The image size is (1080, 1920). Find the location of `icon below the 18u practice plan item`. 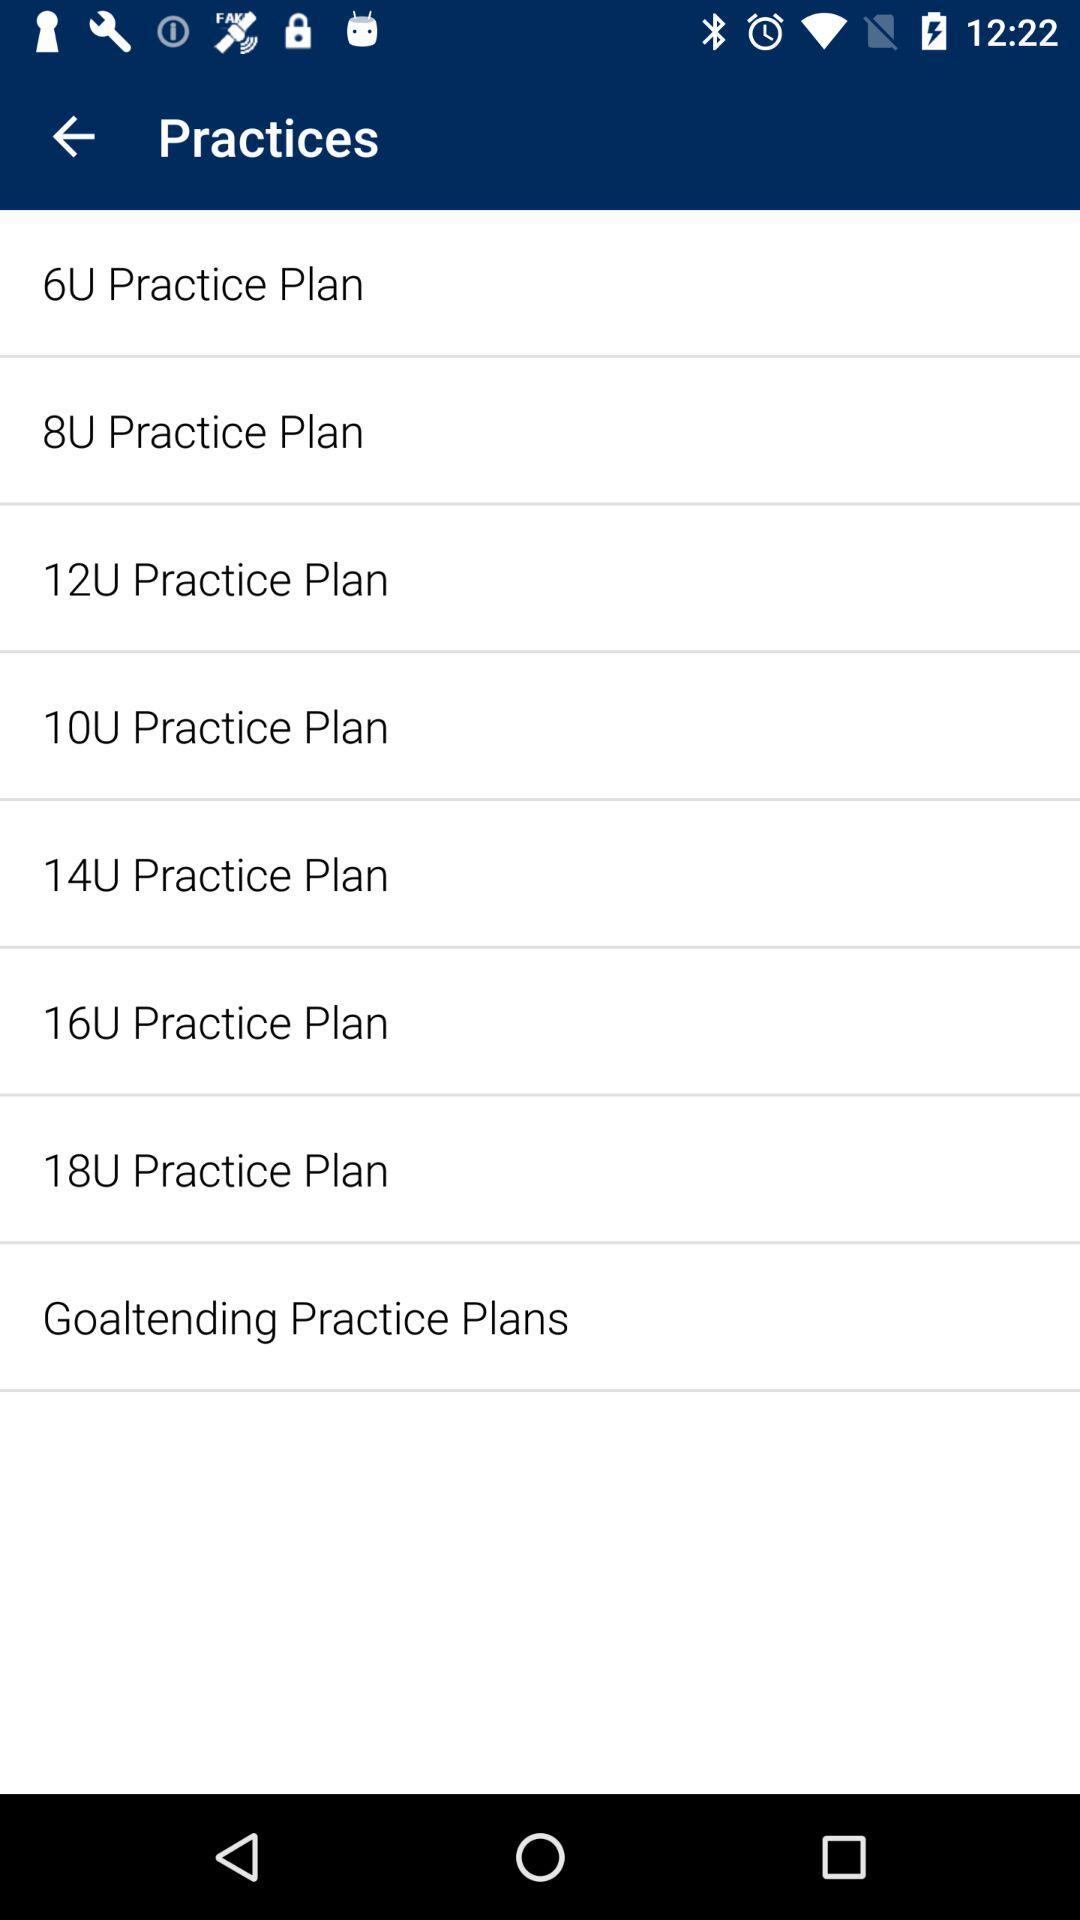

icon below the 18u practice plan item is located at coordinates (540, 1316).